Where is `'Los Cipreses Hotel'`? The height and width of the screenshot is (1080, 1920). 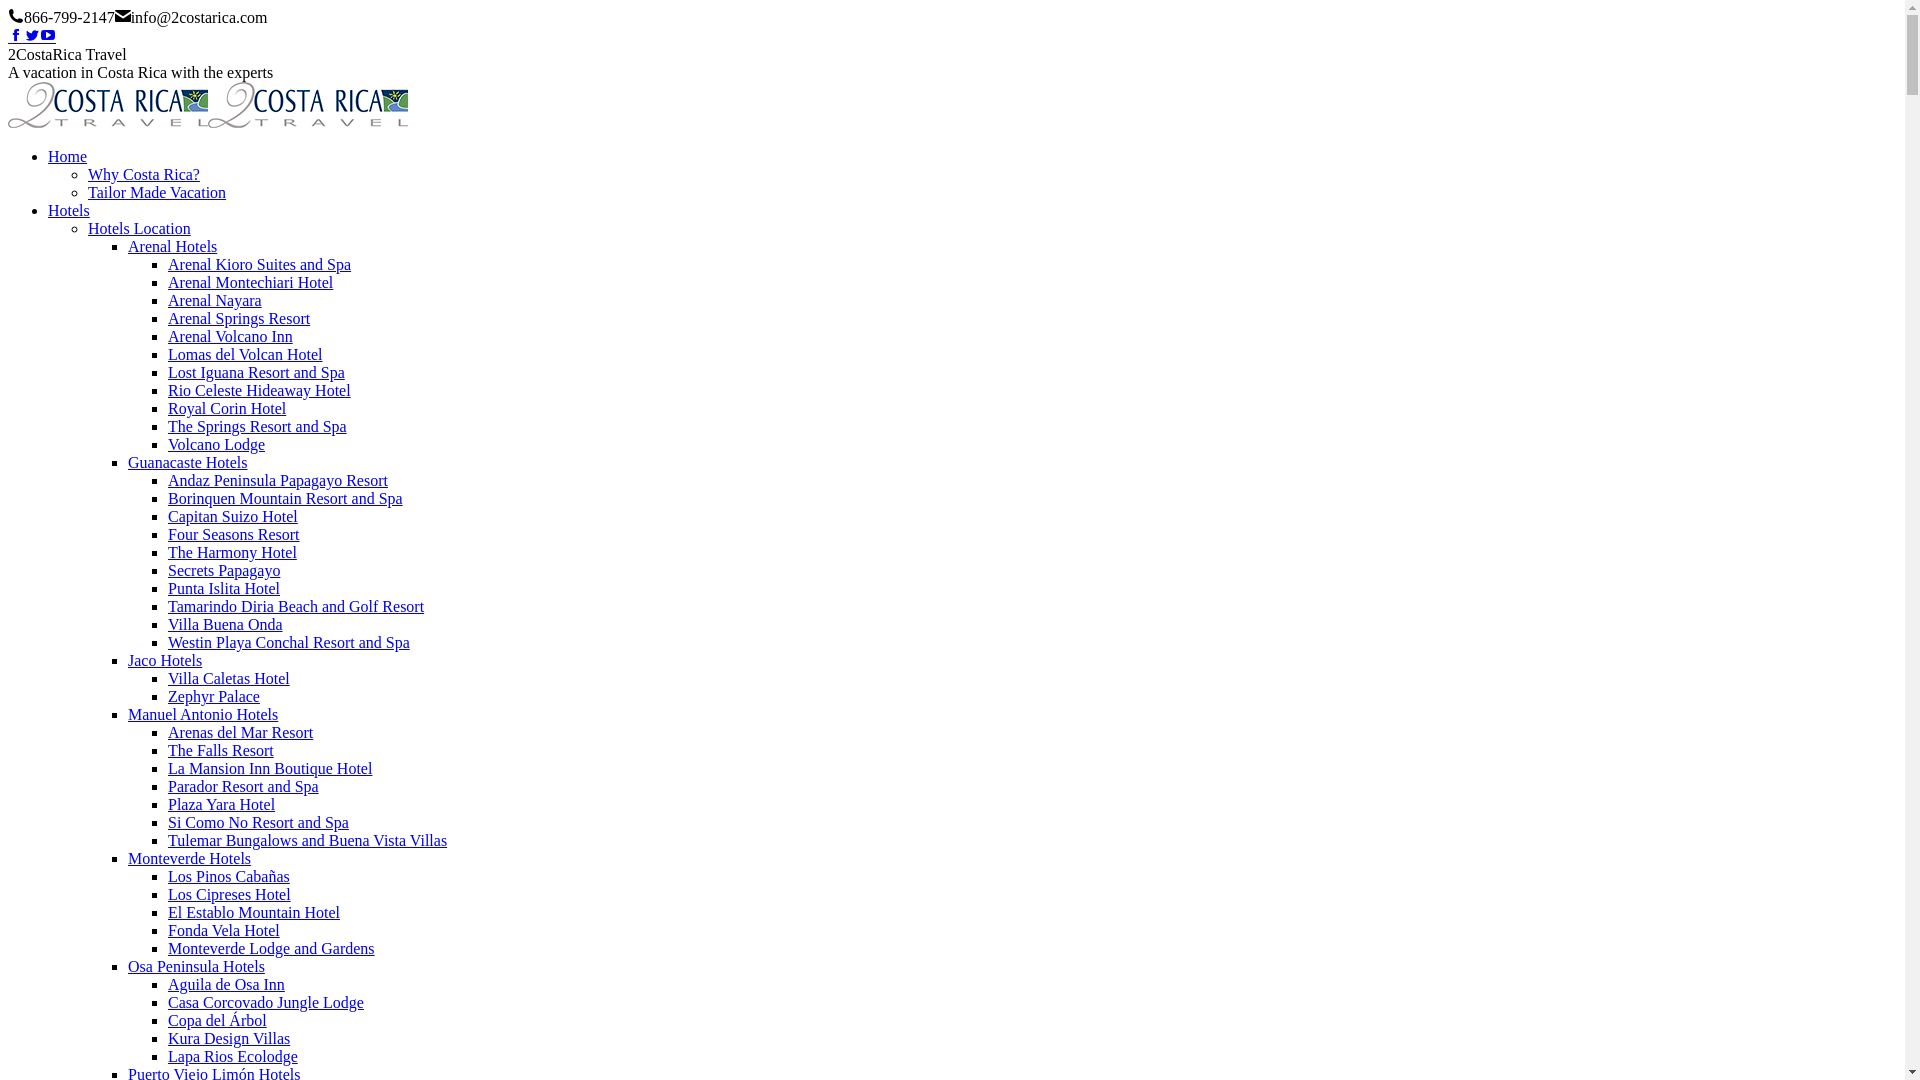 'Los Cipreses Hotel' is located at coordinates (229, 893).